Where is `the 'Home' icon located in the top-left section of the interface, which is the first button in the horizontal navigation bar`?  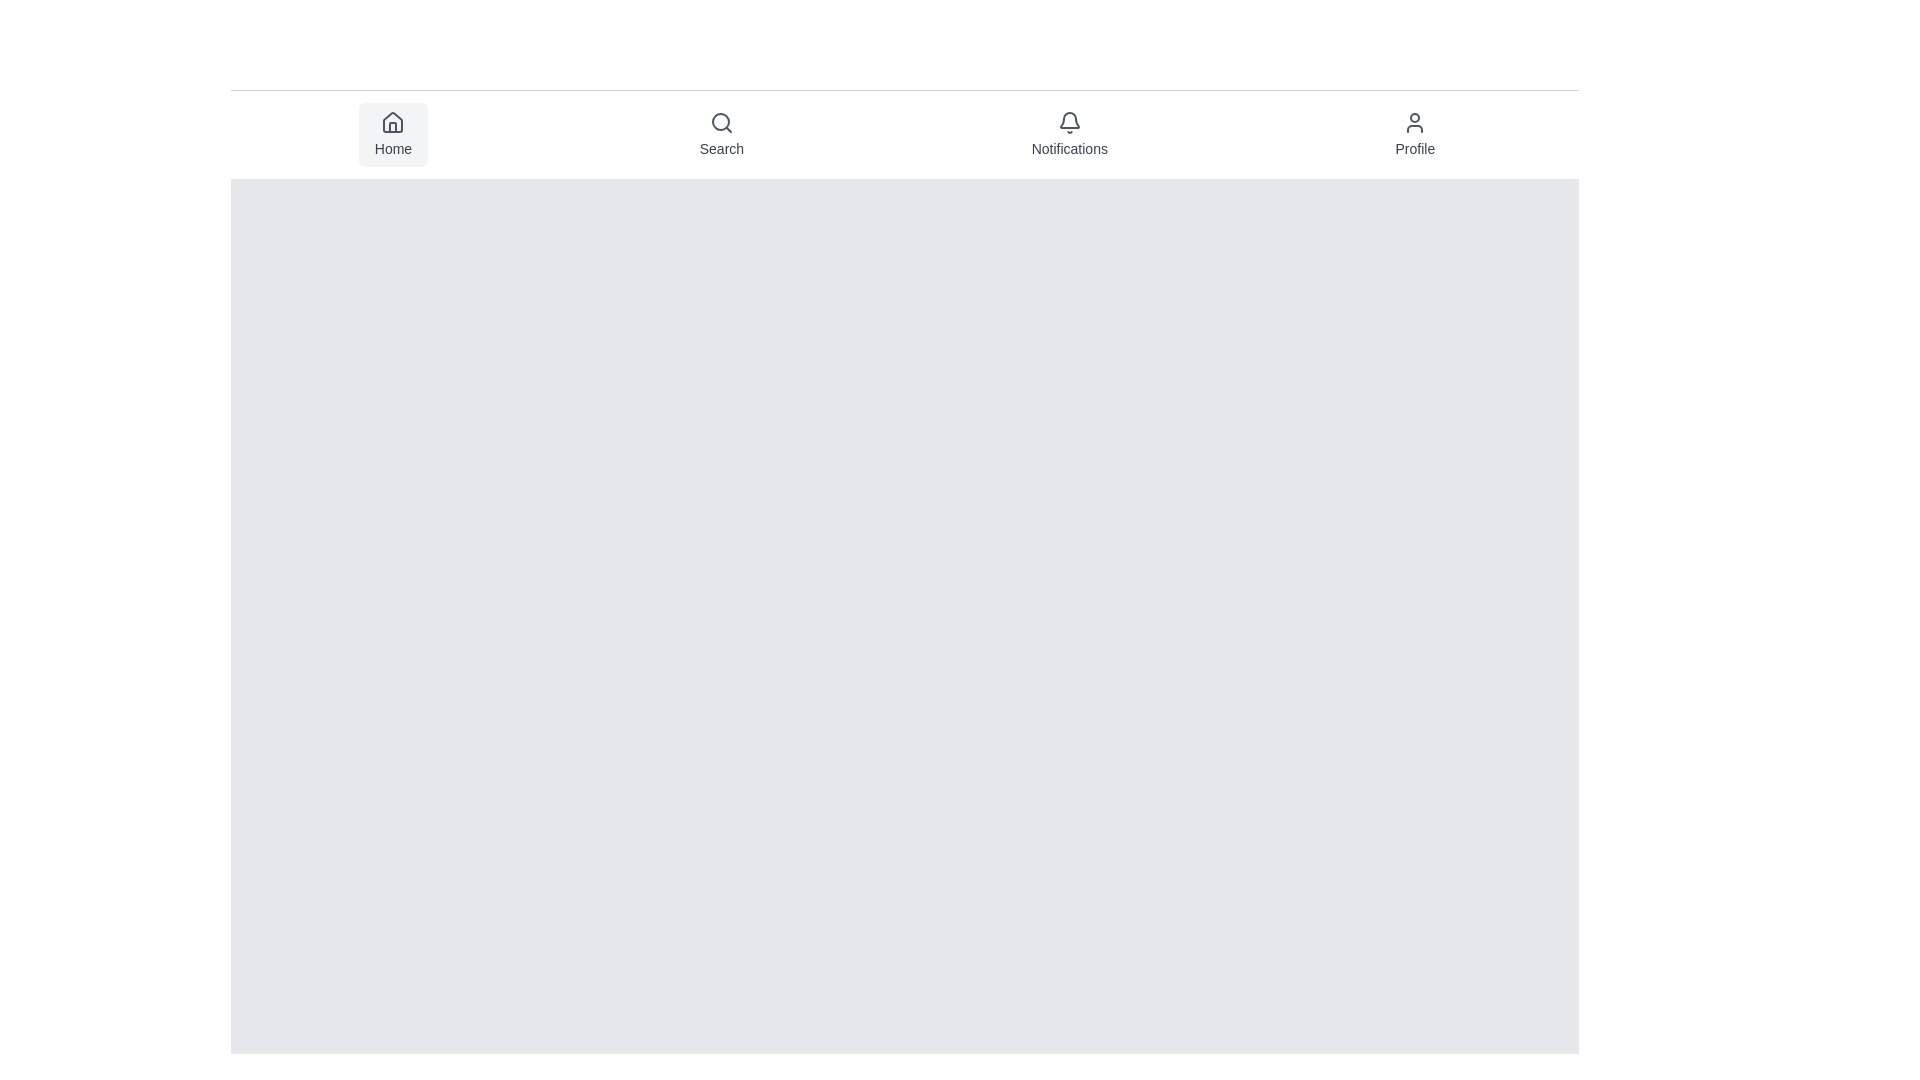
the 'Home' icon located in the top-left section of the interface, which is the first button in the horizontal navigation bar is located at coordinates (393, 123).